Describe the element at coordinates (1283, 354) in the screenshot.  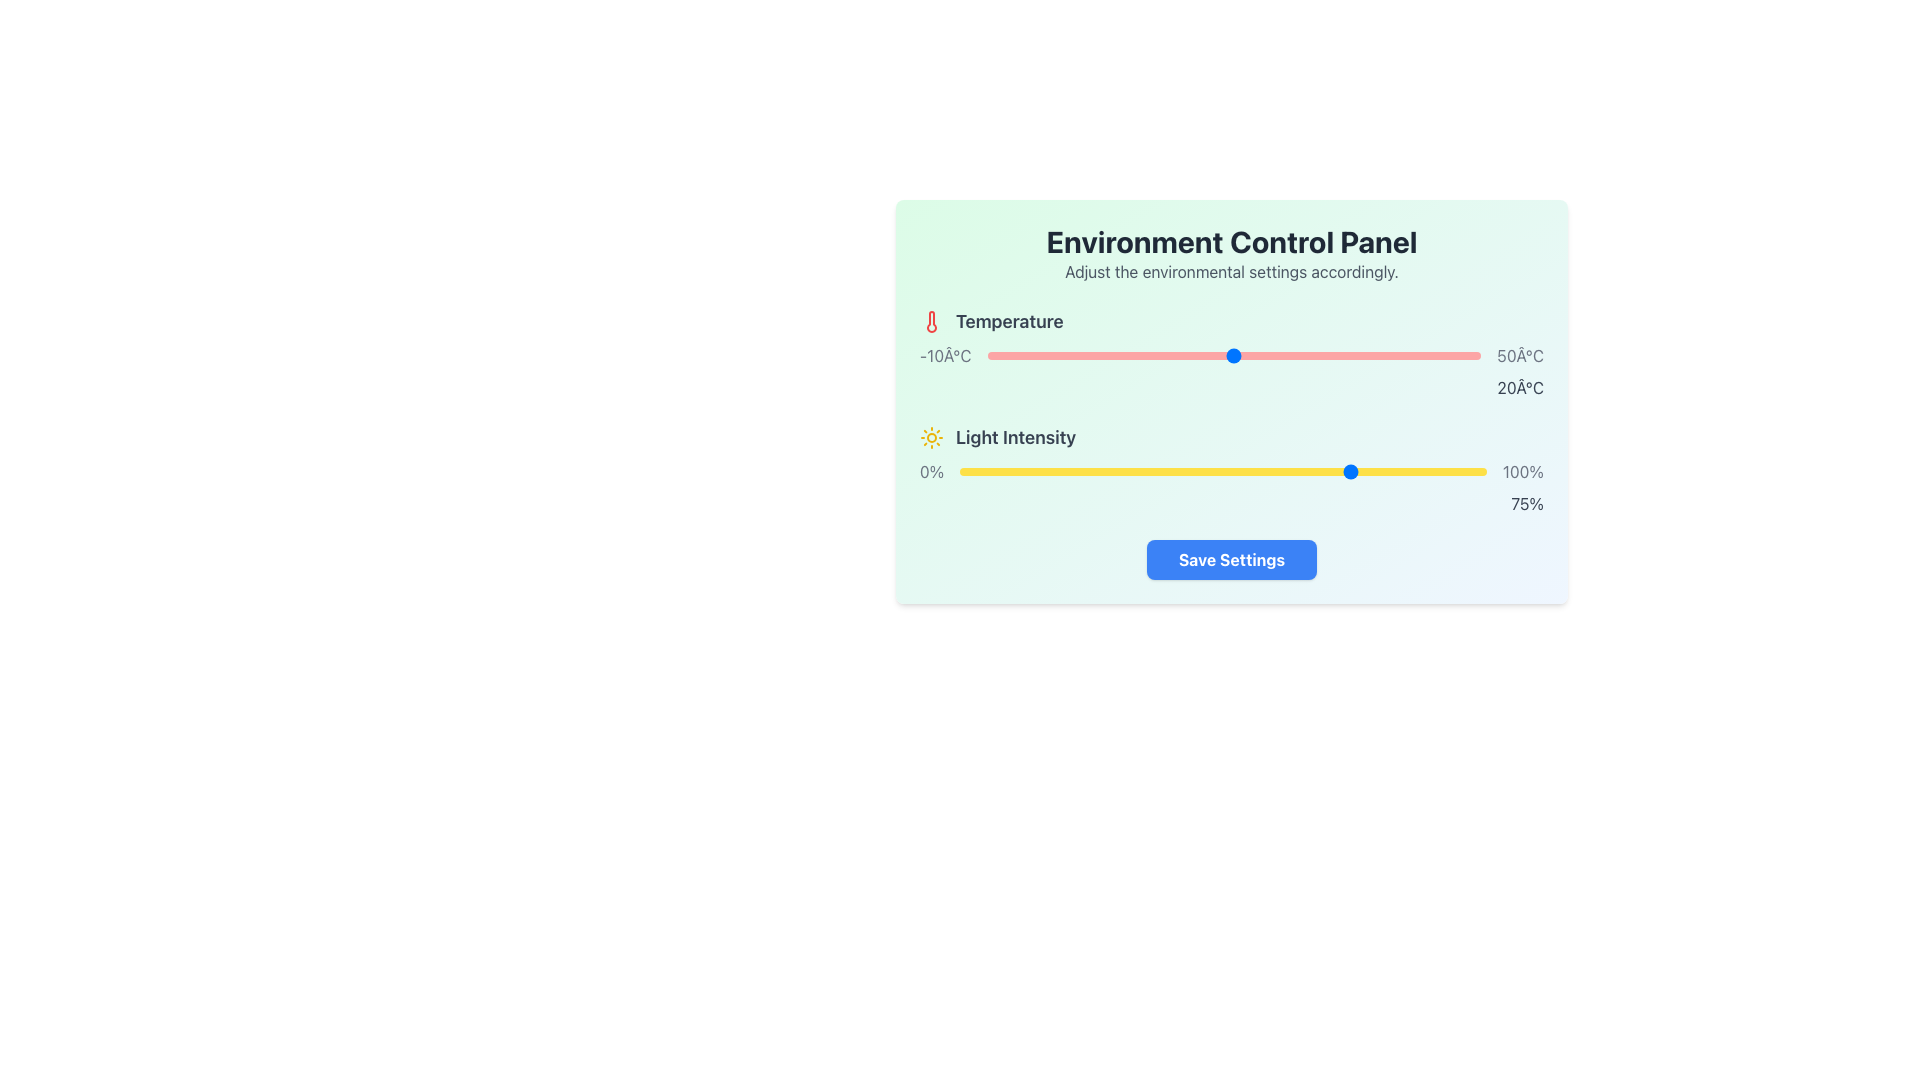
I see `temperature` at that location.